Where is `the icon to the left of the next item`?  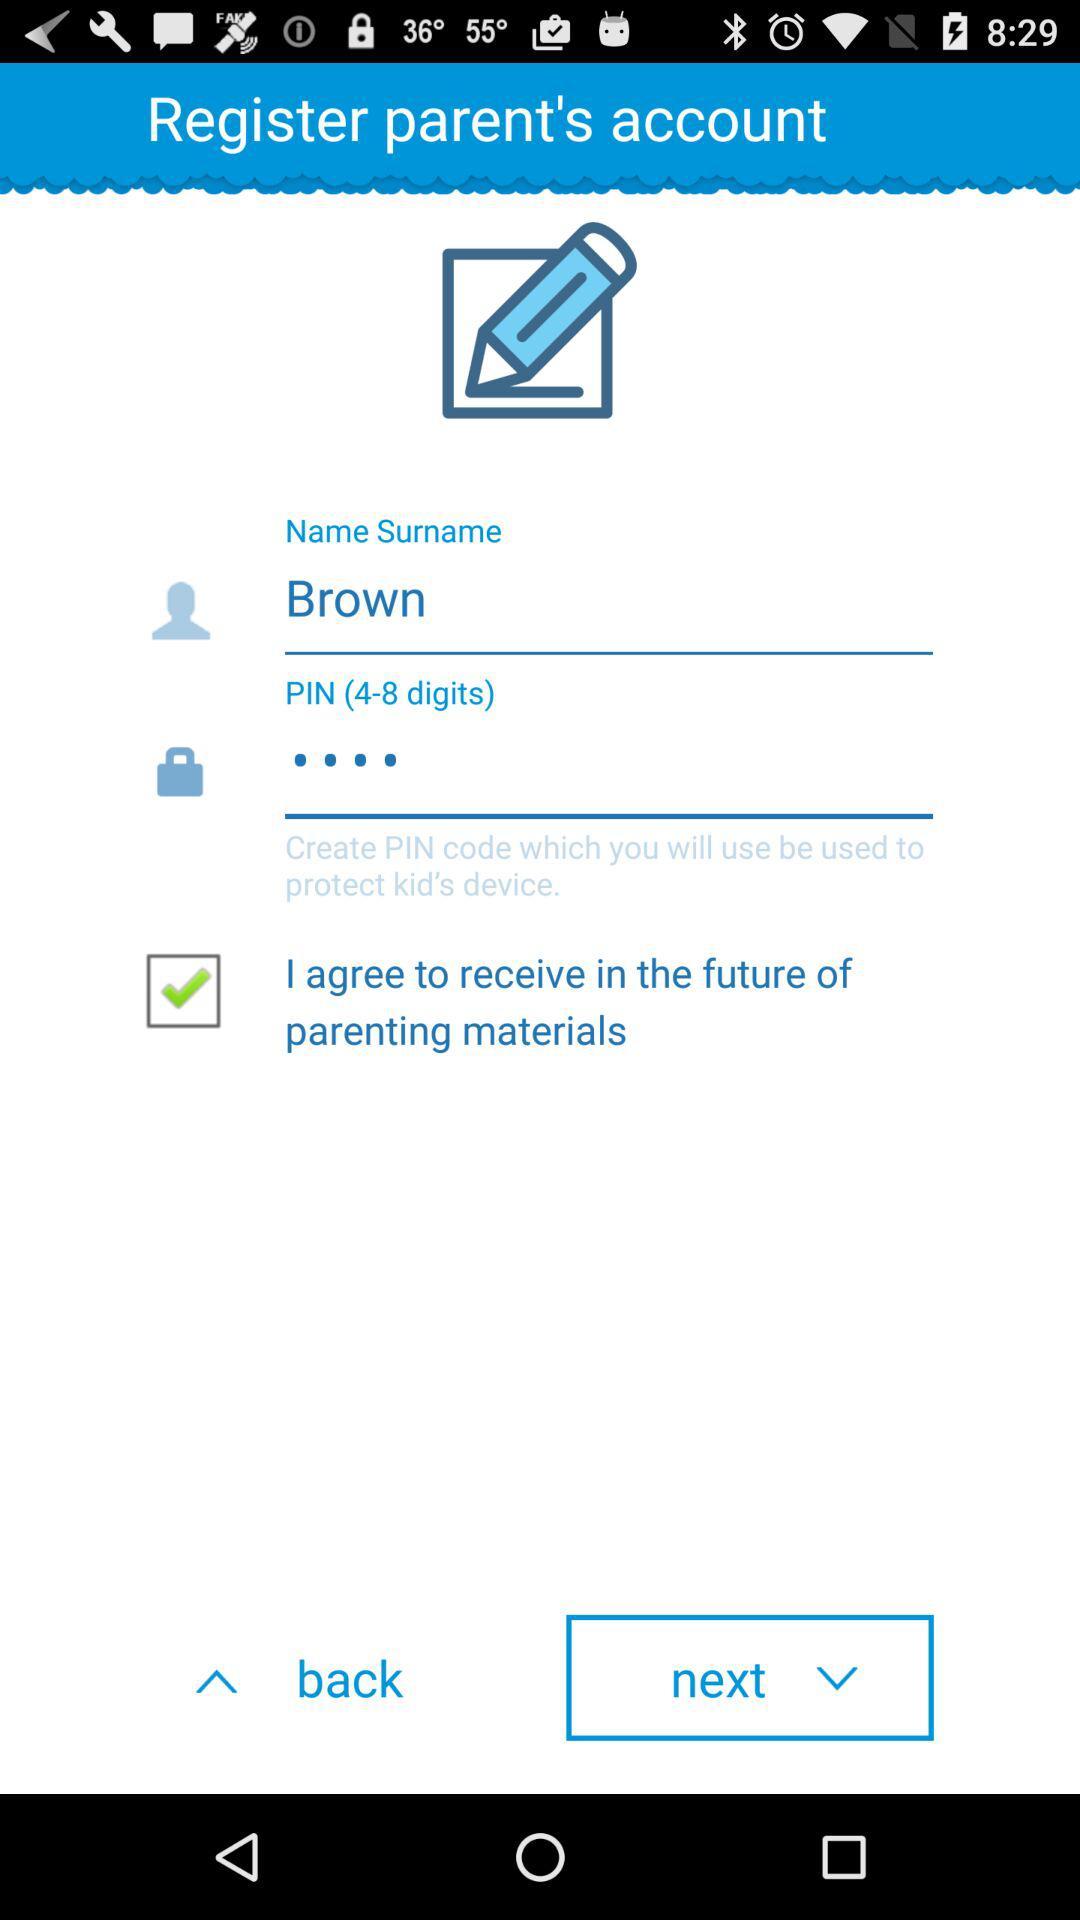
the icon to the left of the next item is located at coordinates (329, 1677).